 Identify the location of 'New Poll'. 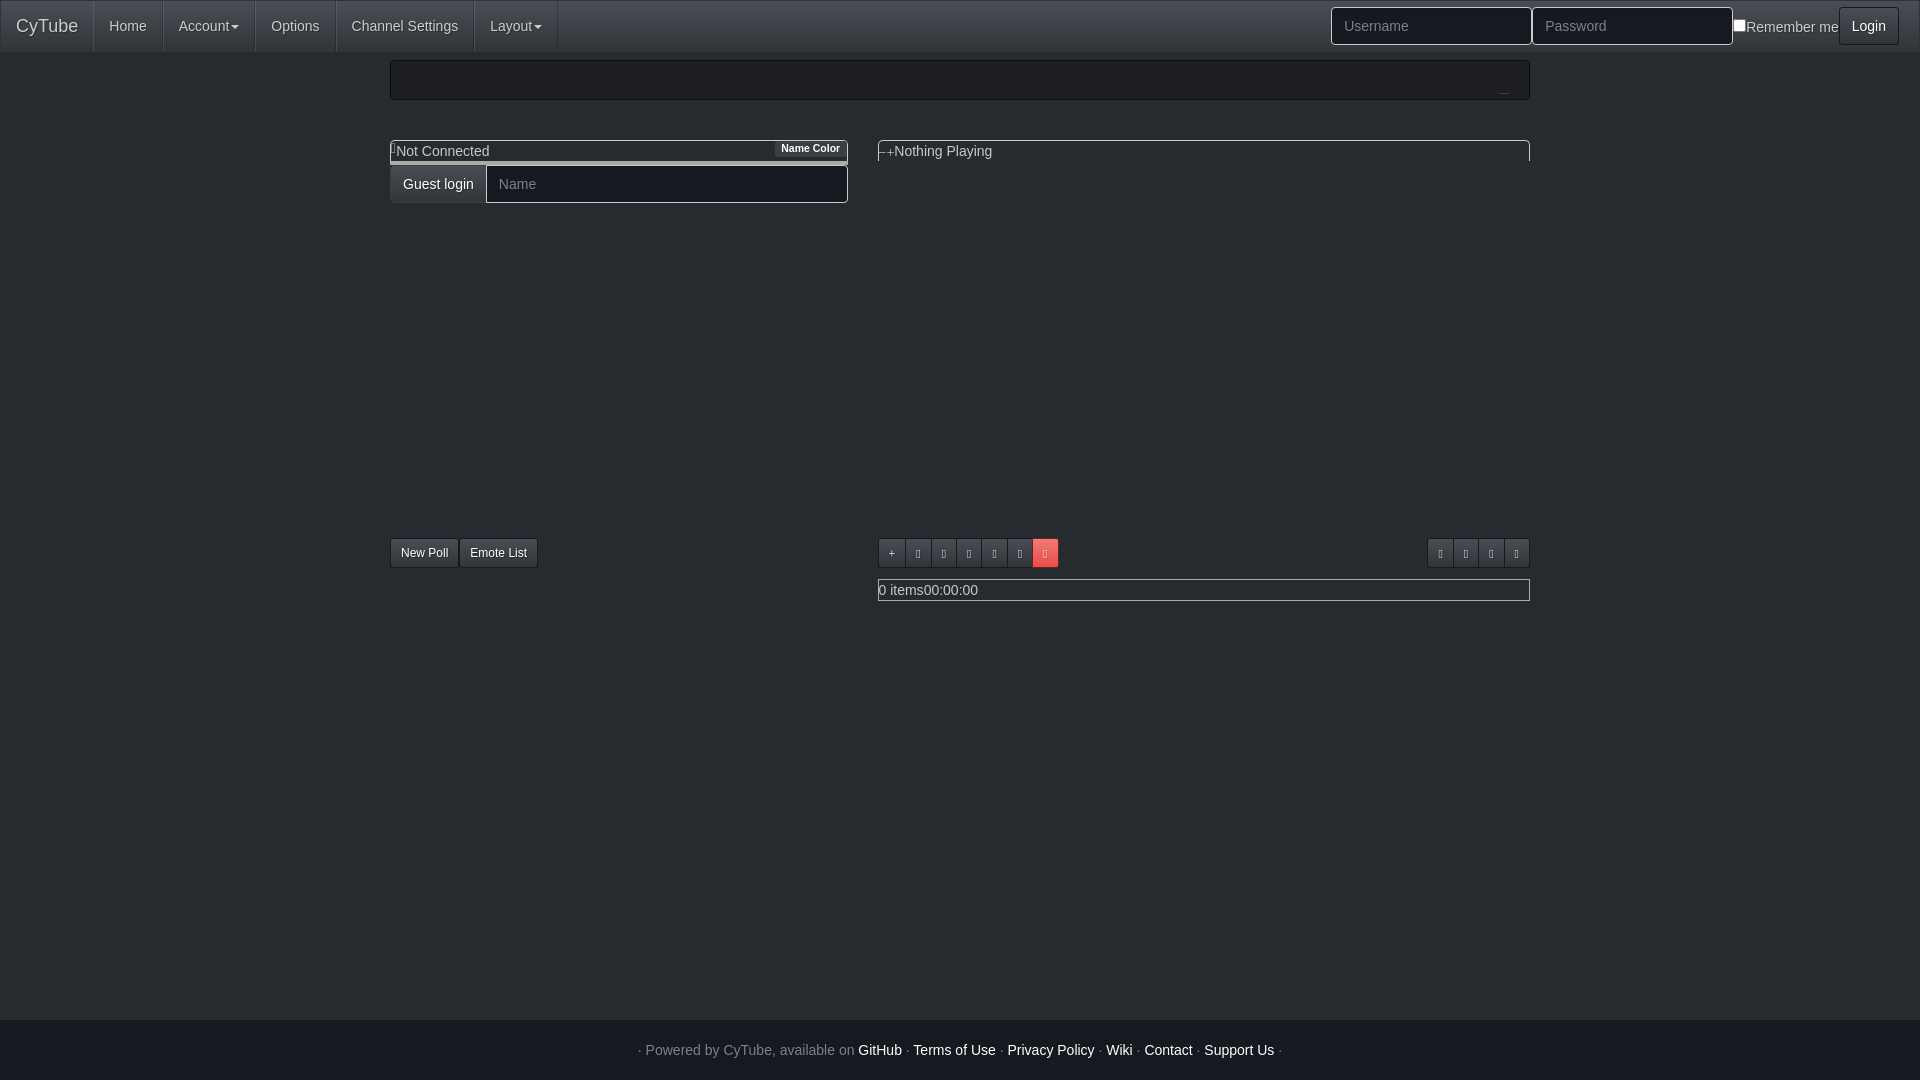
(423, 552).